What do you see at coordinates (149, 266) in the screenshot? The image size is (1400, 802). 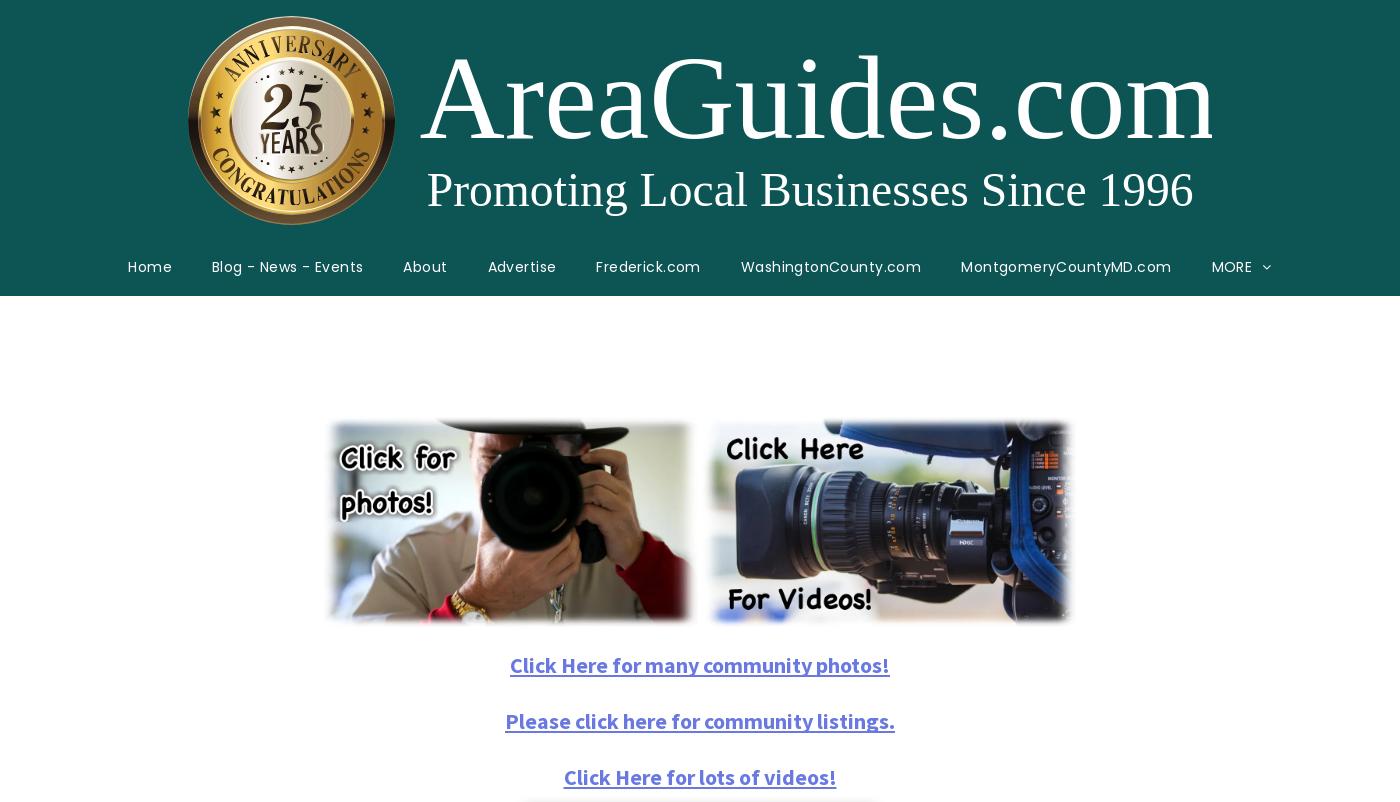 I see `'Home'` at bounding box center [149, 266].